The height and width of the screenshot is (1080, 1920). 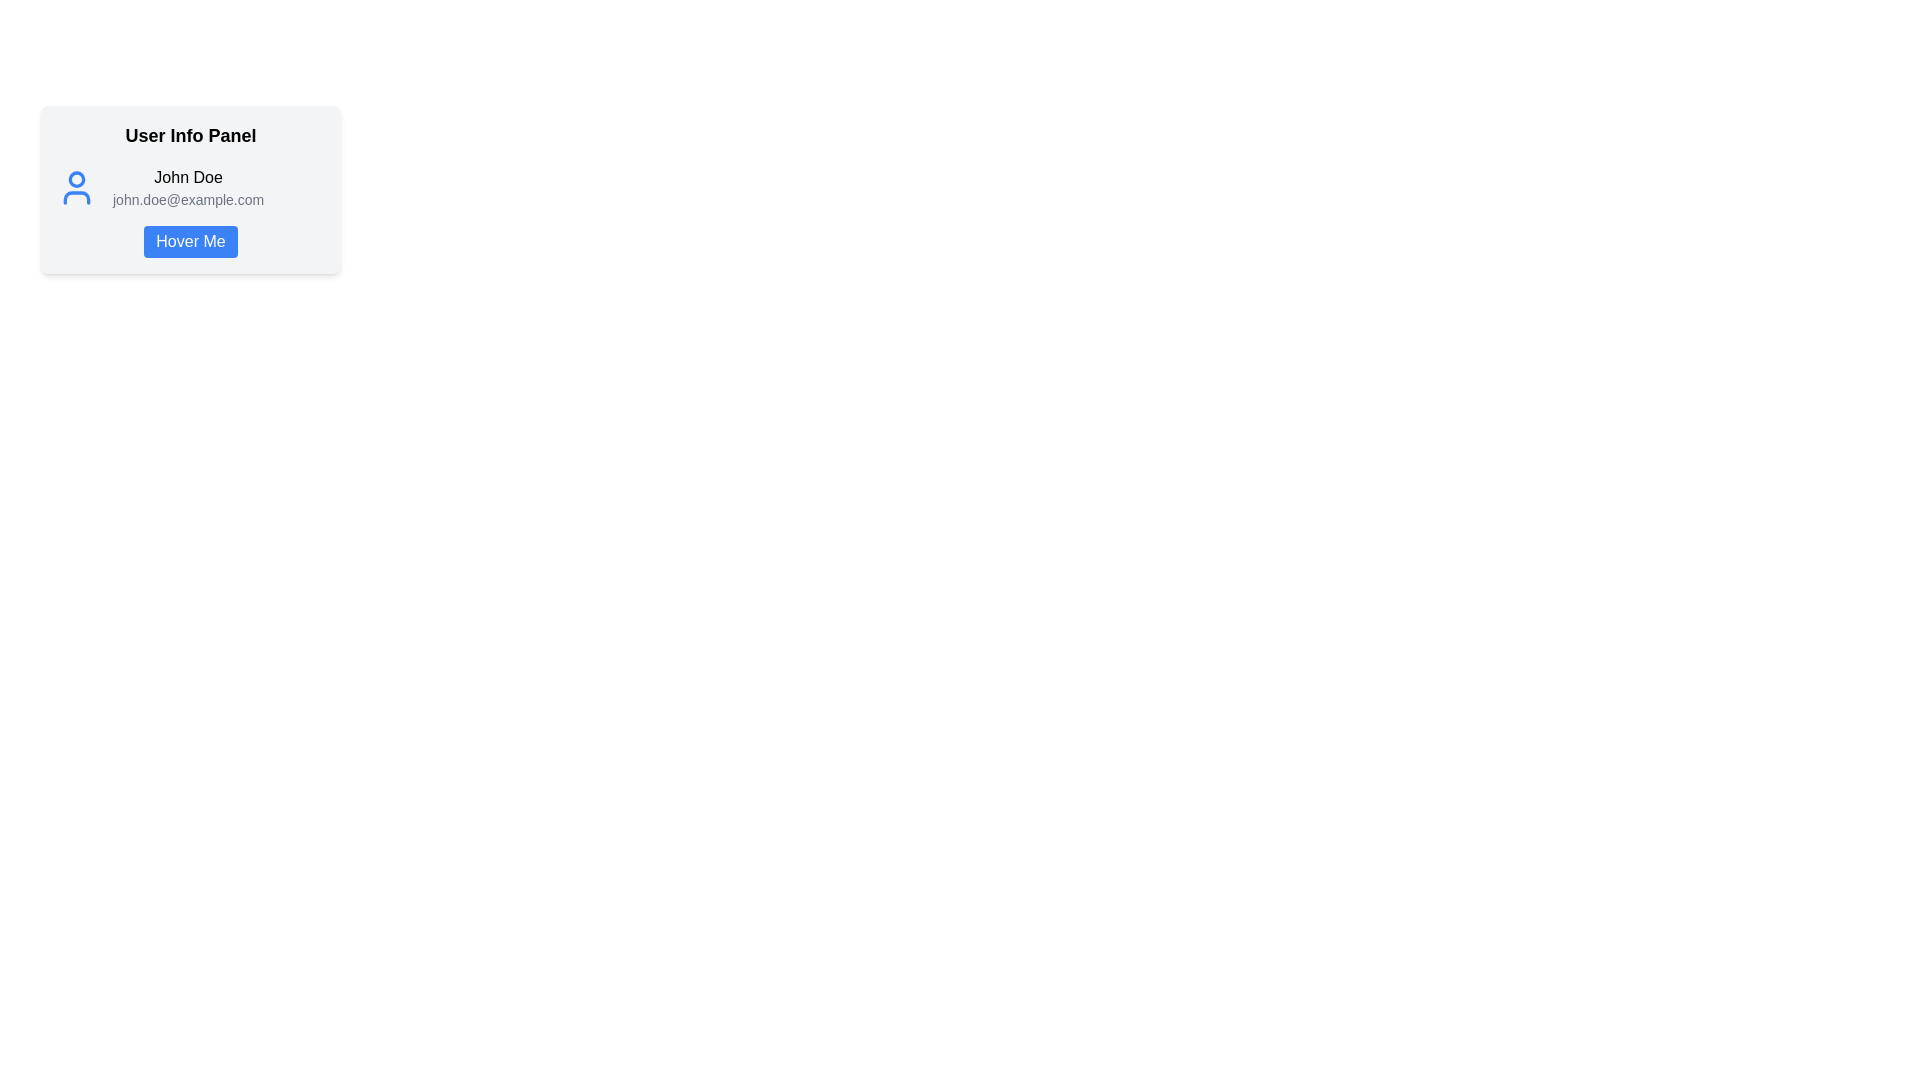 What do you see at coordinates (76, 177) in the screenshot?
I see `the upper circular shape (head) of the user avatar SVG graphic, positioned on the left side of the interface panel` at bounding box center [76, 177].